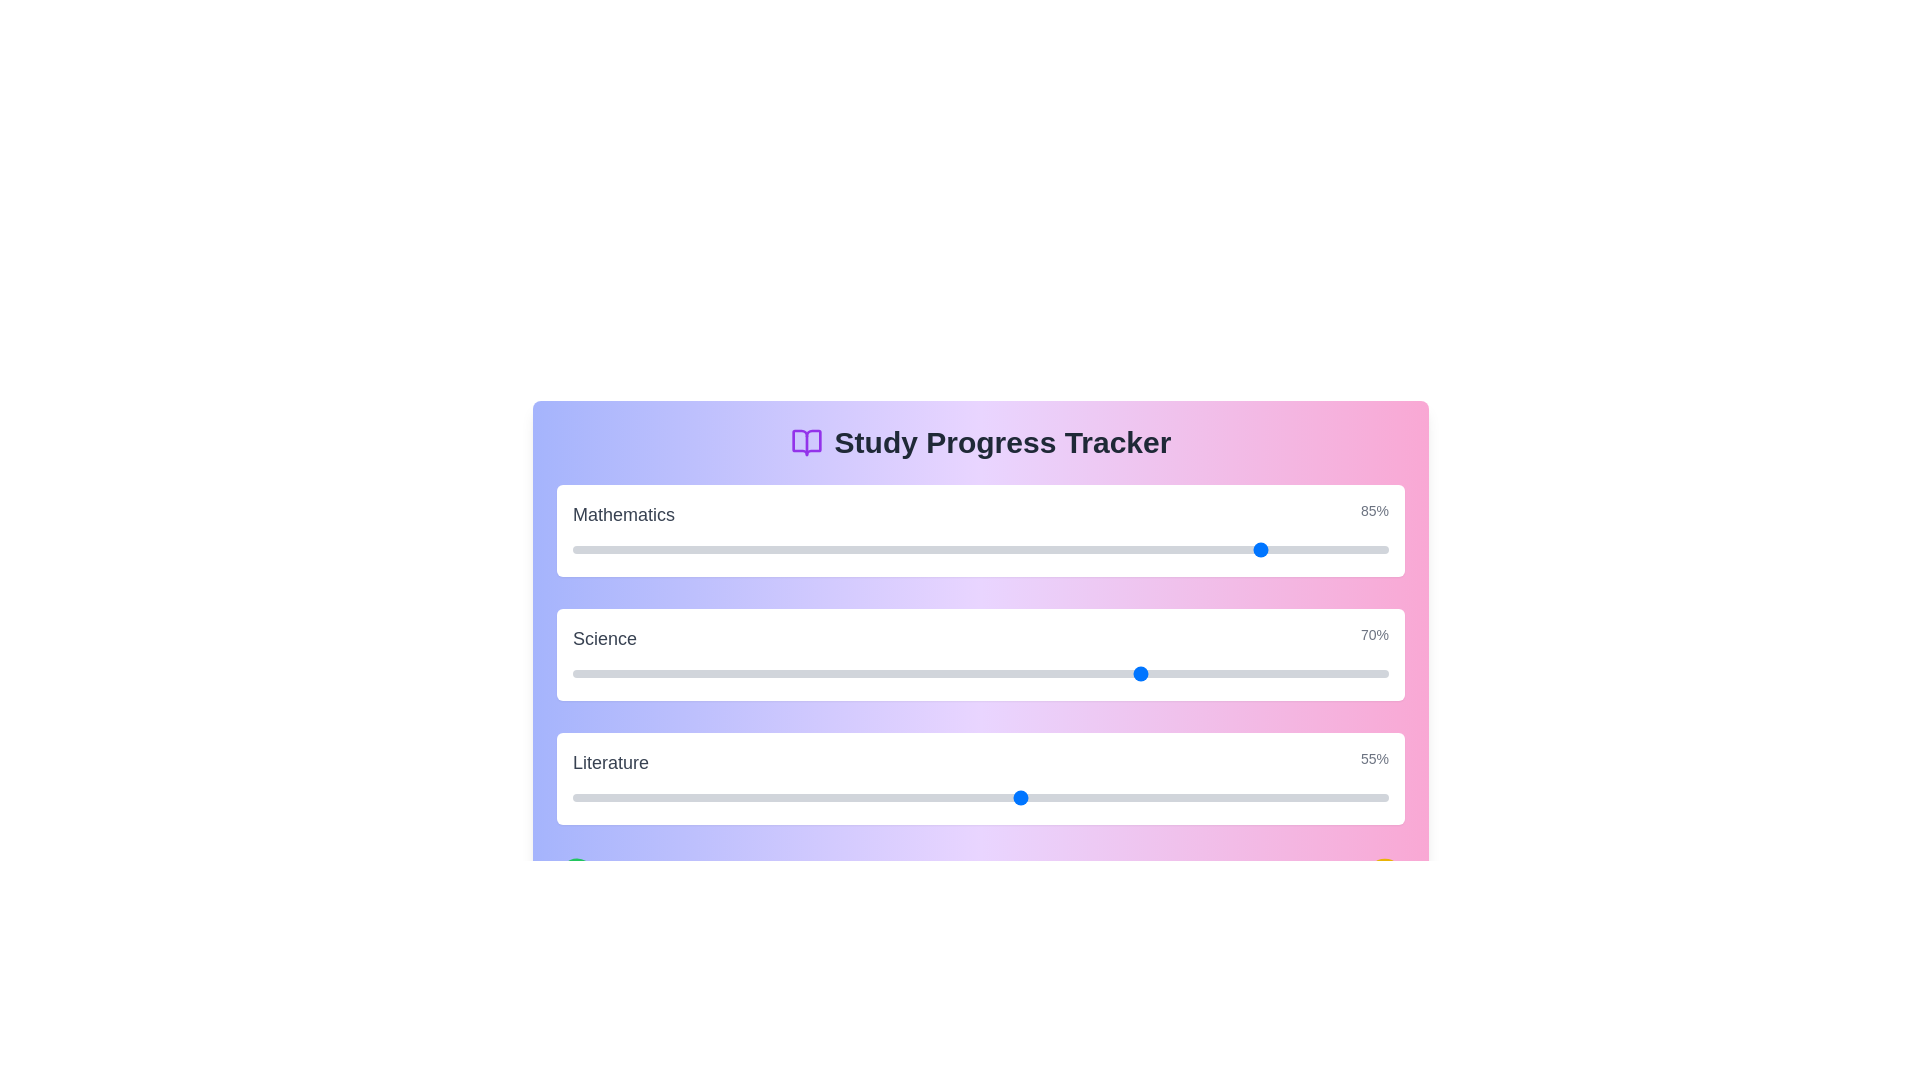 The height and width of the screenshot is (1080, 1920). I want to click on the Literature progress slider to 11%, so click(662, 797).